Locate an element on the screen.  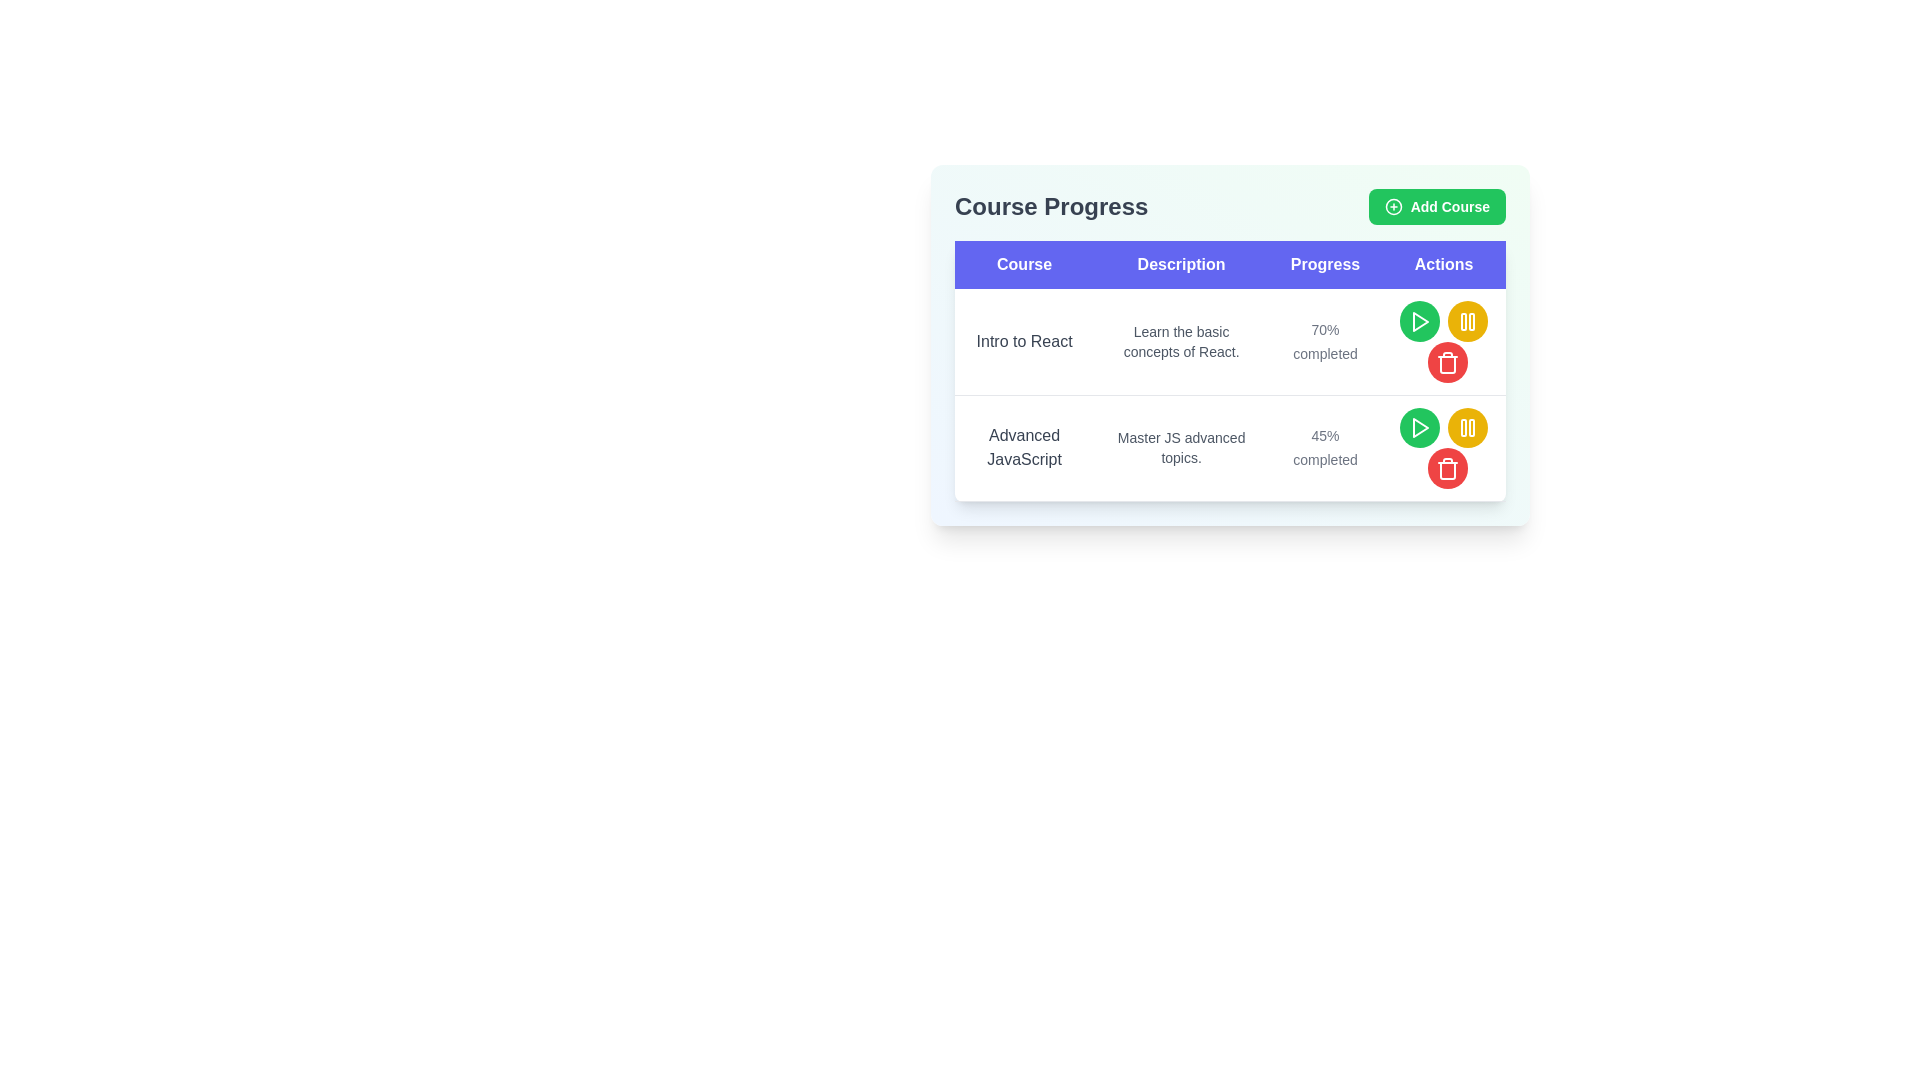
the circular icon outlined with a green stroke within the 'Add Course' button, which is positioned to the left of the text 'Add Course' is located at coordinates (1392, 207).